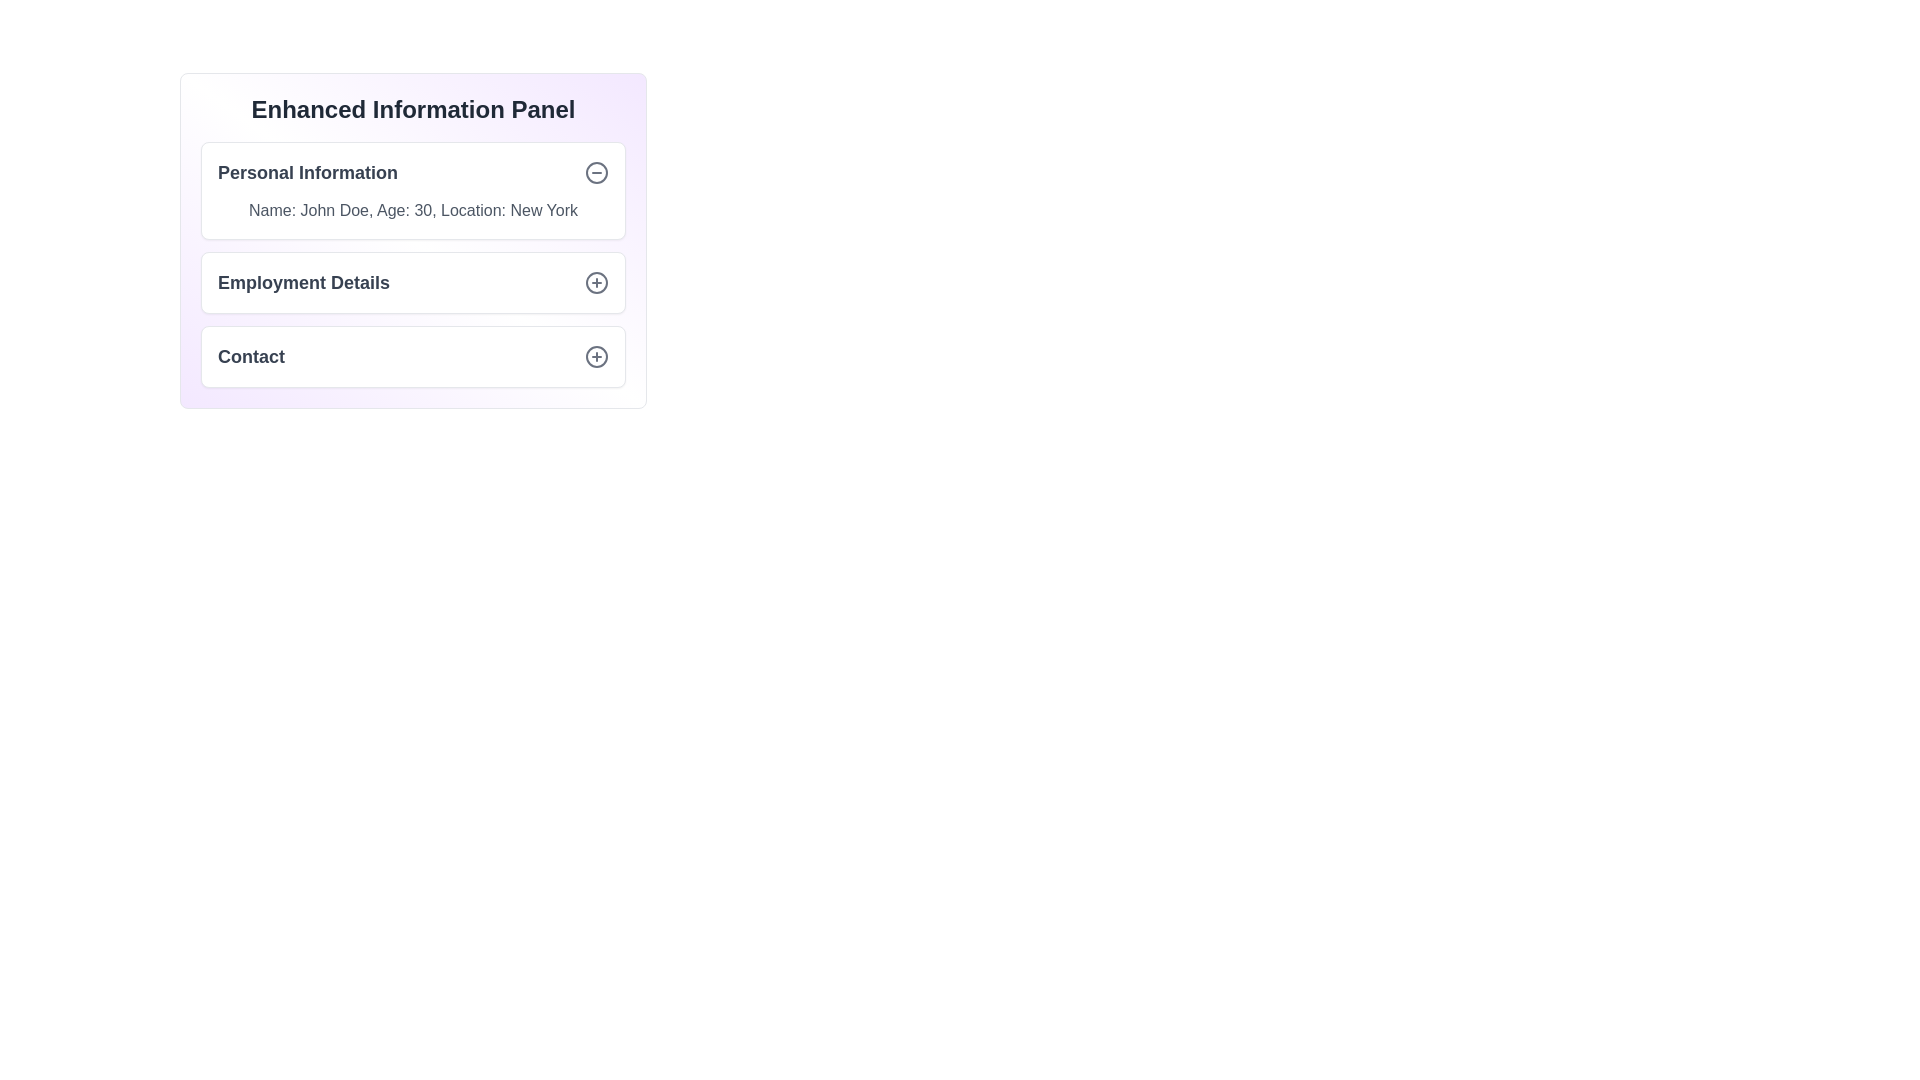 The height and width of the screenshot is (1080, 1920). What do you see at coordinates (595, 356) in the screenshot?
I see `the button located to the right of the 'Contact' text in the third section of the 'Enhanced Information Panel'` at bounding box center [595, 356].